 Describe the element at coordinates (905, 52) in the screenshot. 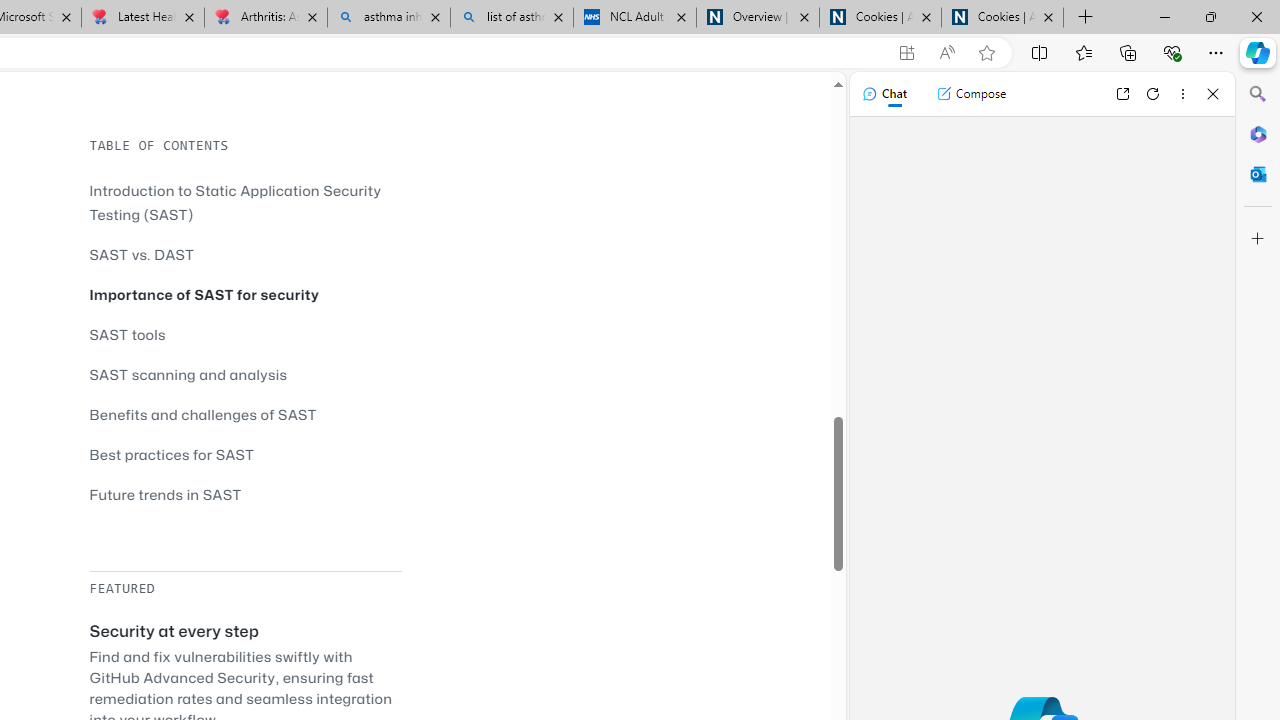

I see `'App available. Install GitHub'` at that location.